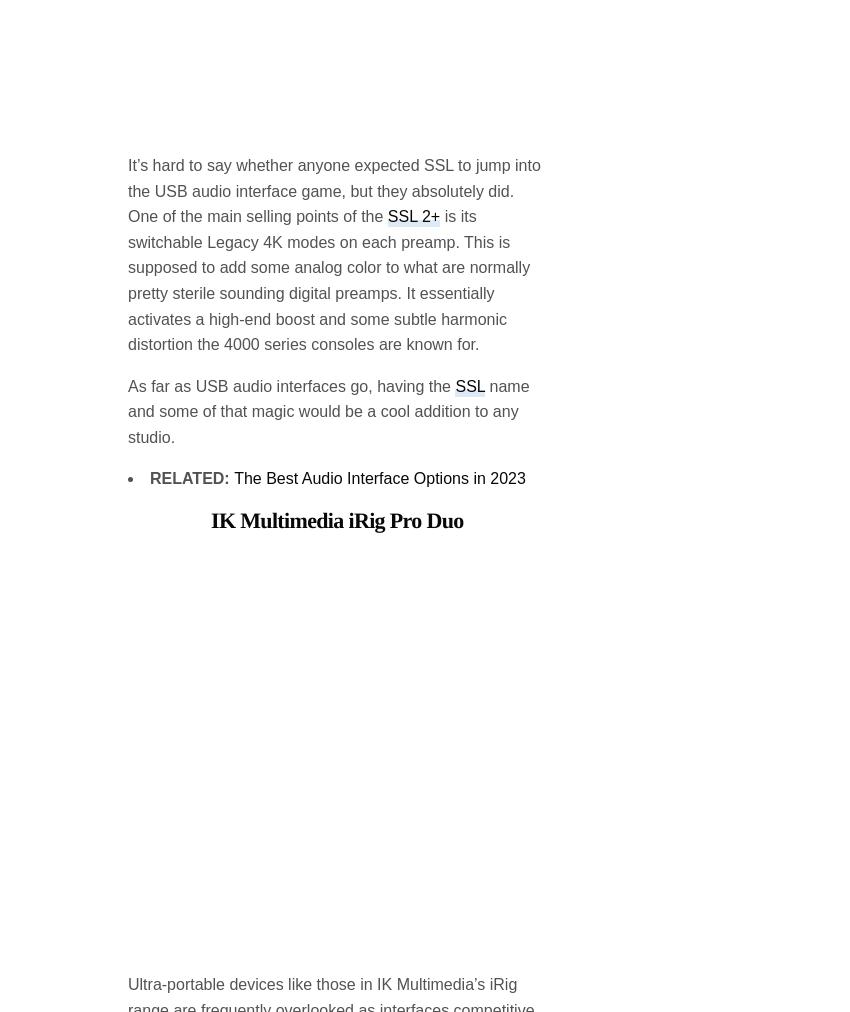 This screenshot has width=850, height=1012. I want to click on 'The Best Audio Interface Options in 2023', so click(234, 316).